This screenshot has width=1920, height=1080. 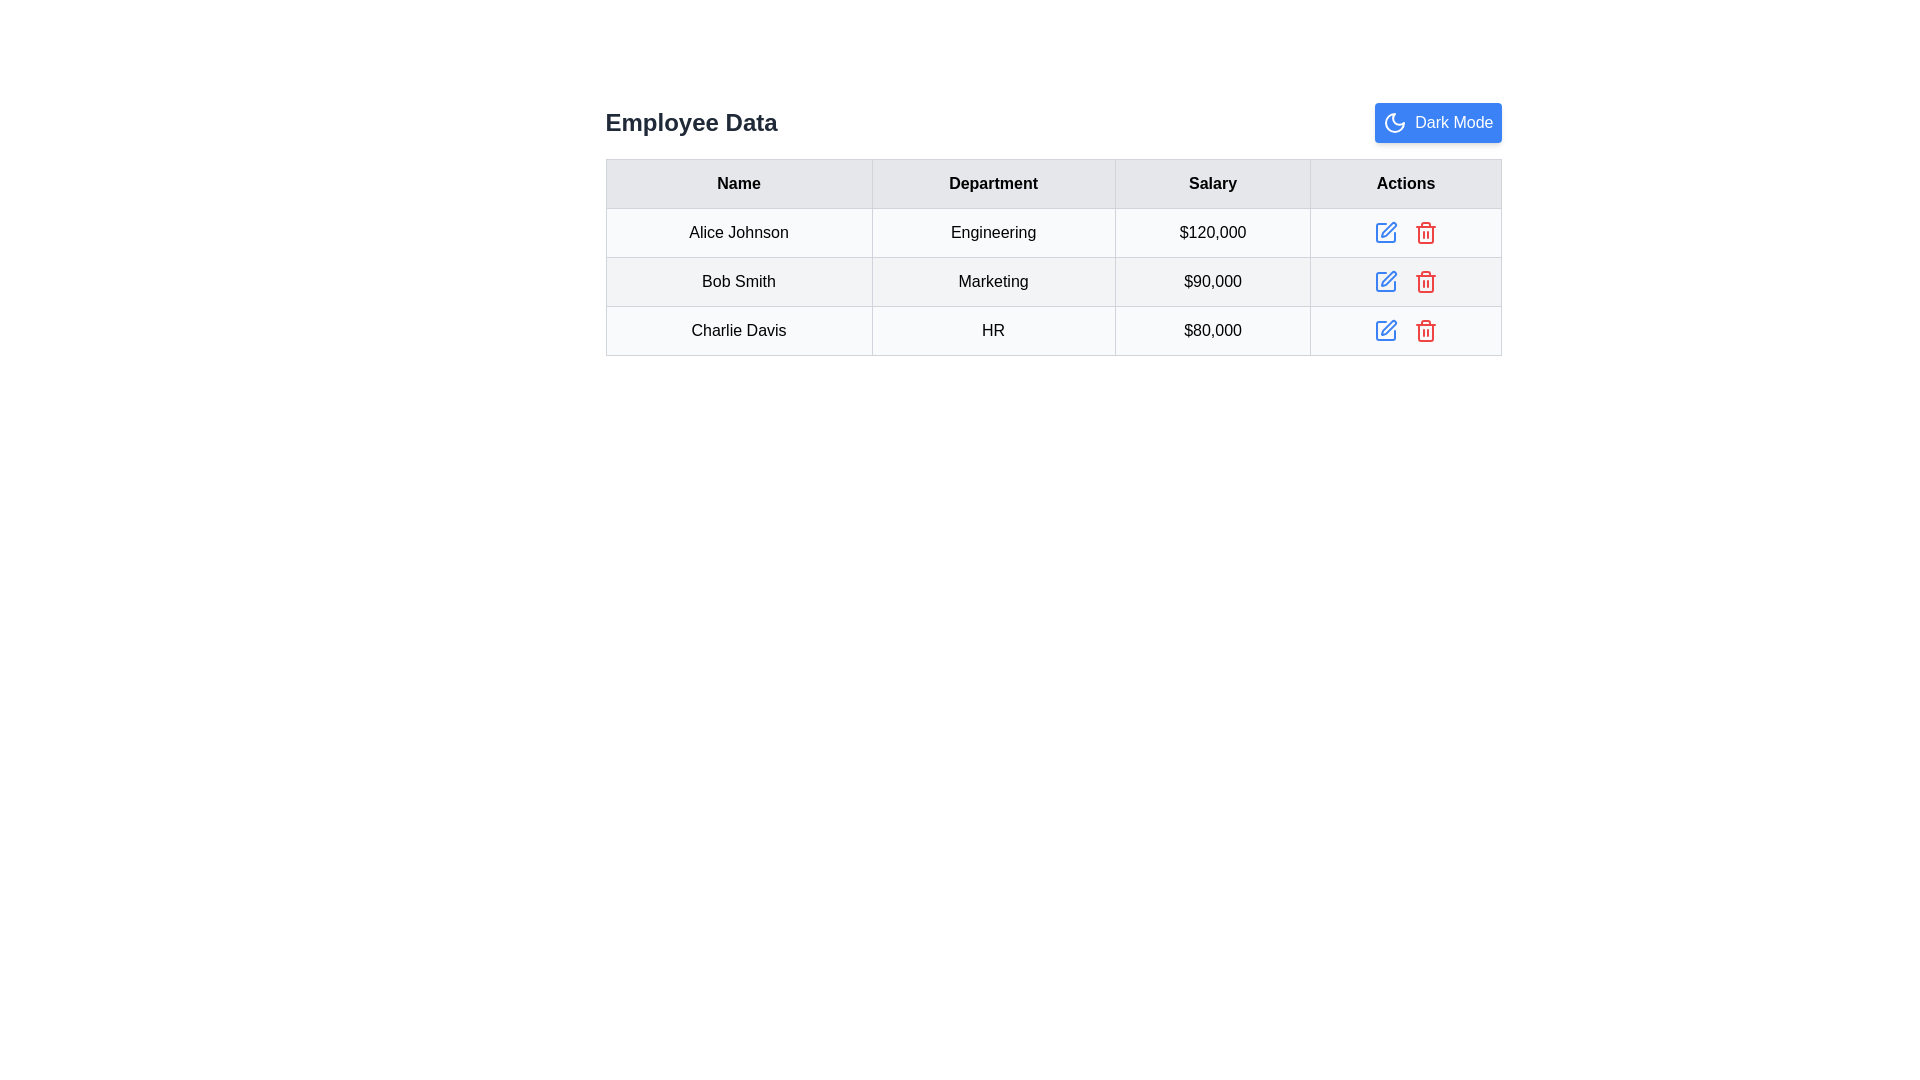 I want to click on the text field displaying 'Charlie Davis' which is located in the third row of the table under the 'Name' column, so click(x=738, y=330).